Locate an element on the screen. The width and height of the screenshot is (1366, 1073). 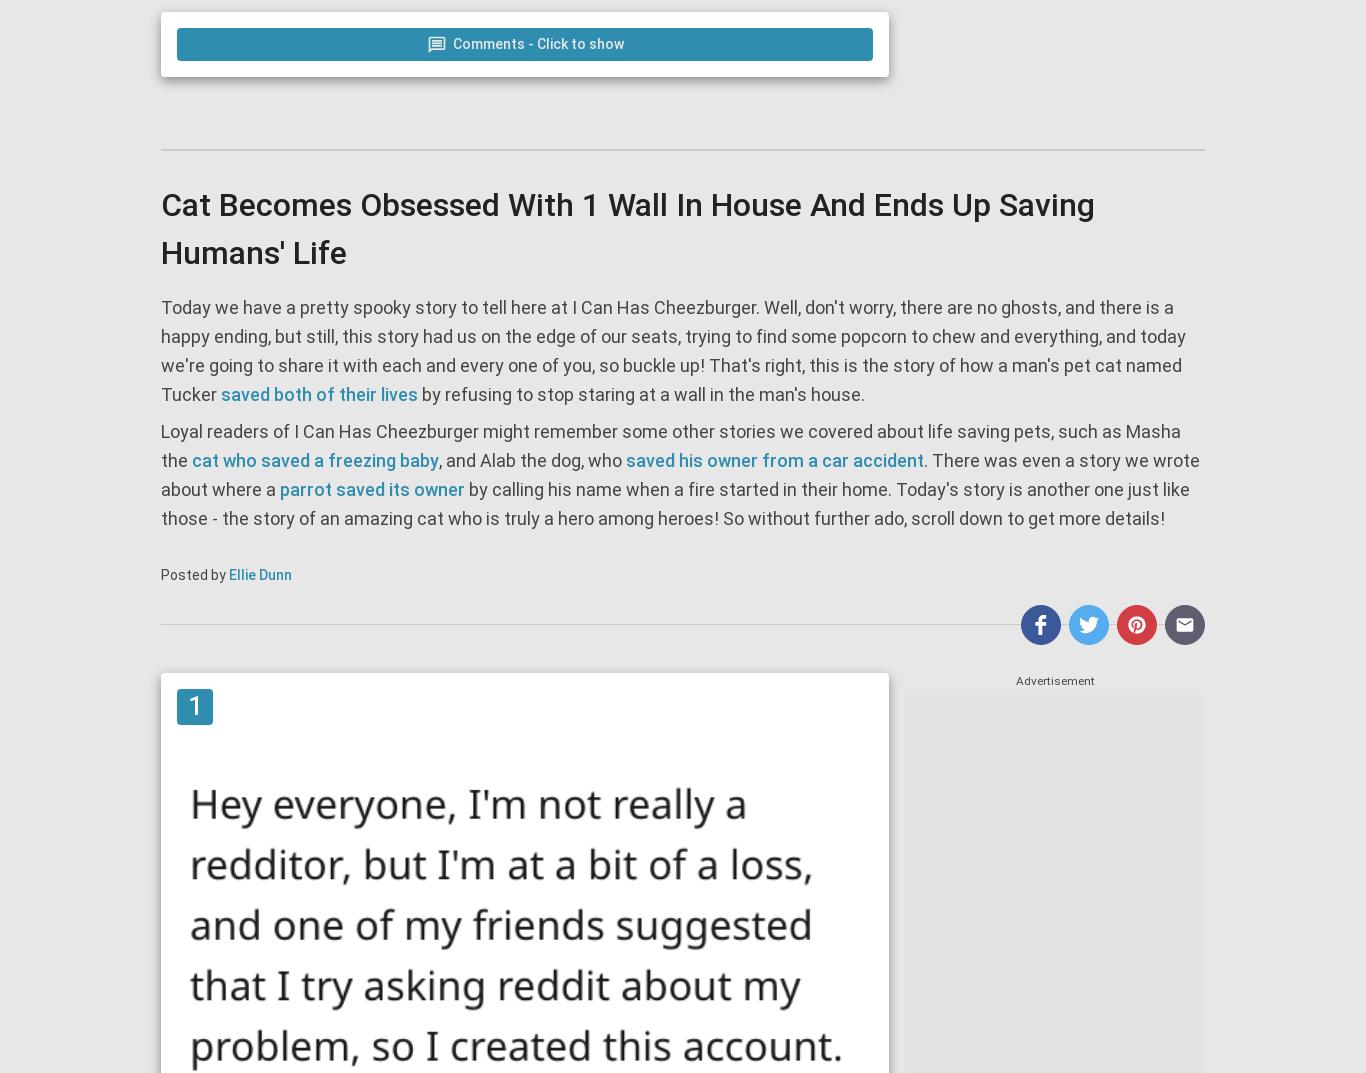
'saved his owner from a car accident' is located at coordinates (773, 460).